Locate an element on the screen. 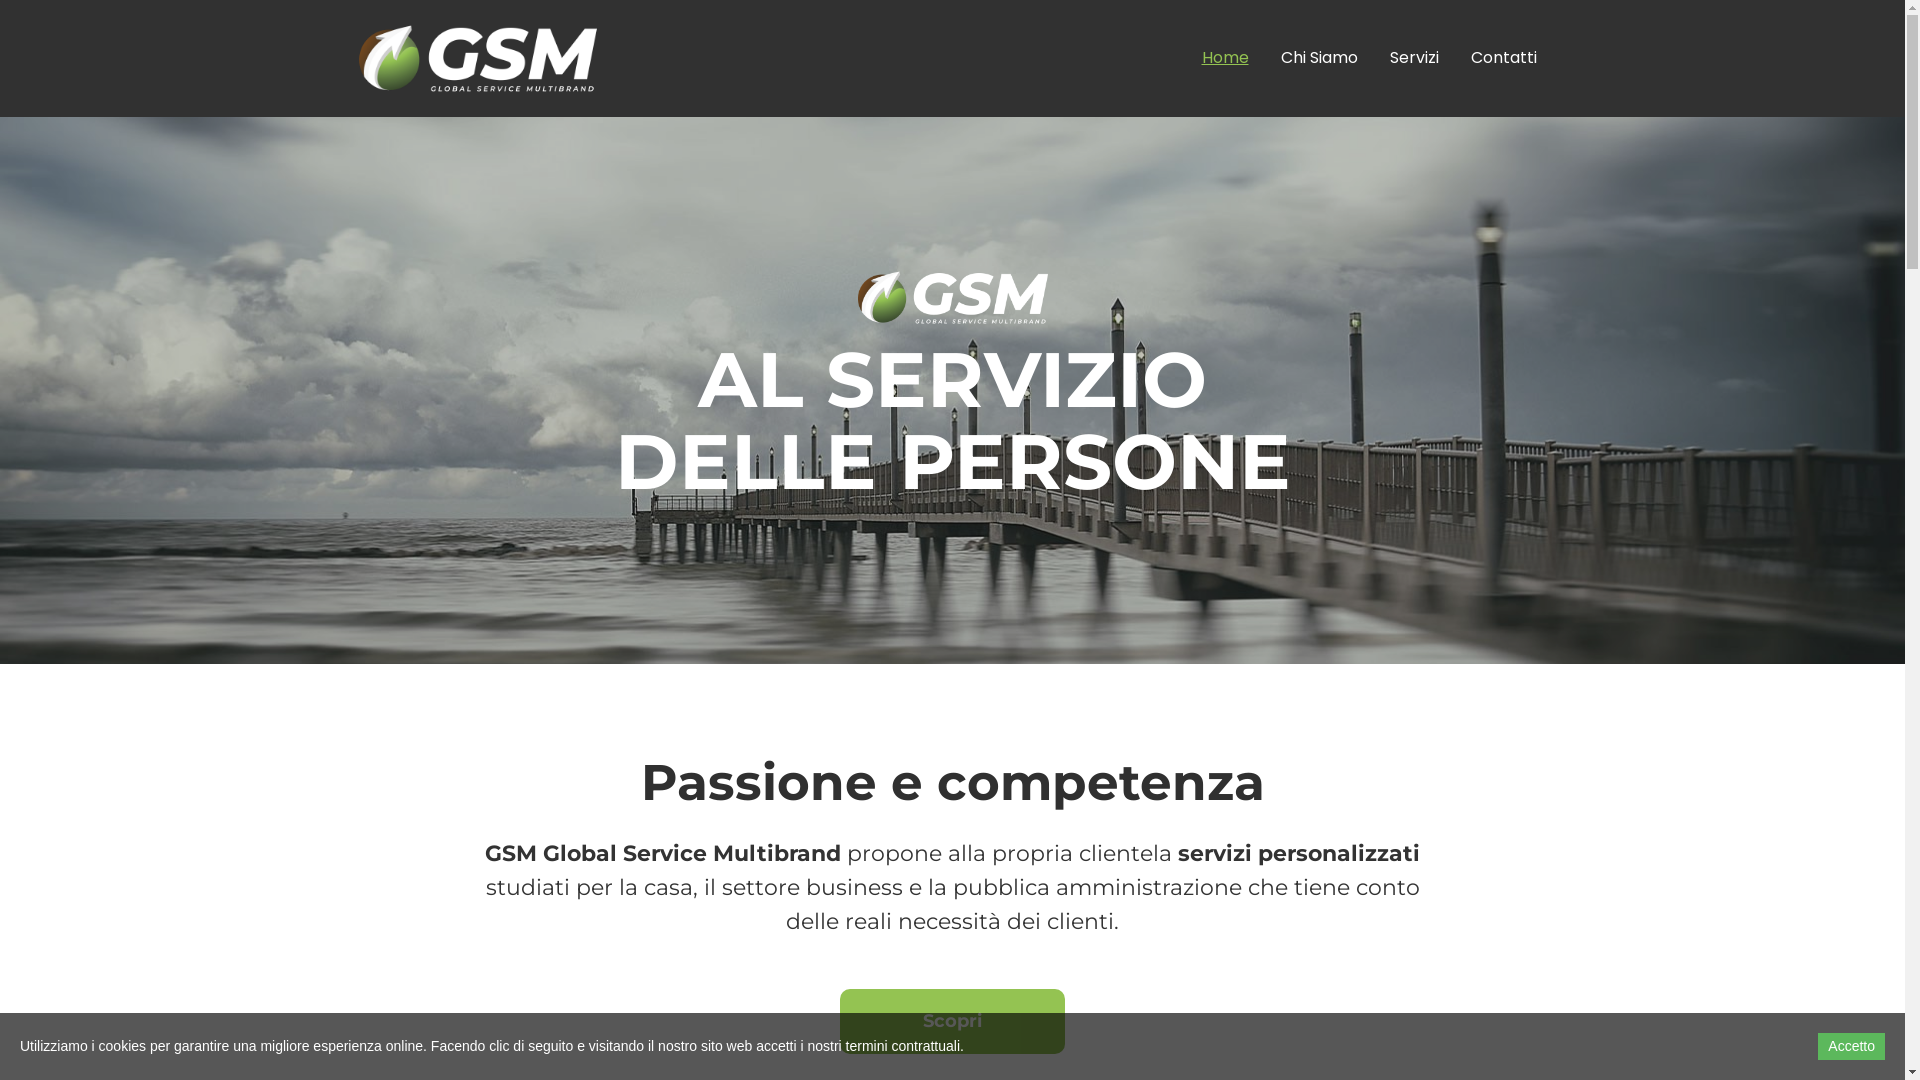  'Servizi' is located at coordinates (1413, 56).